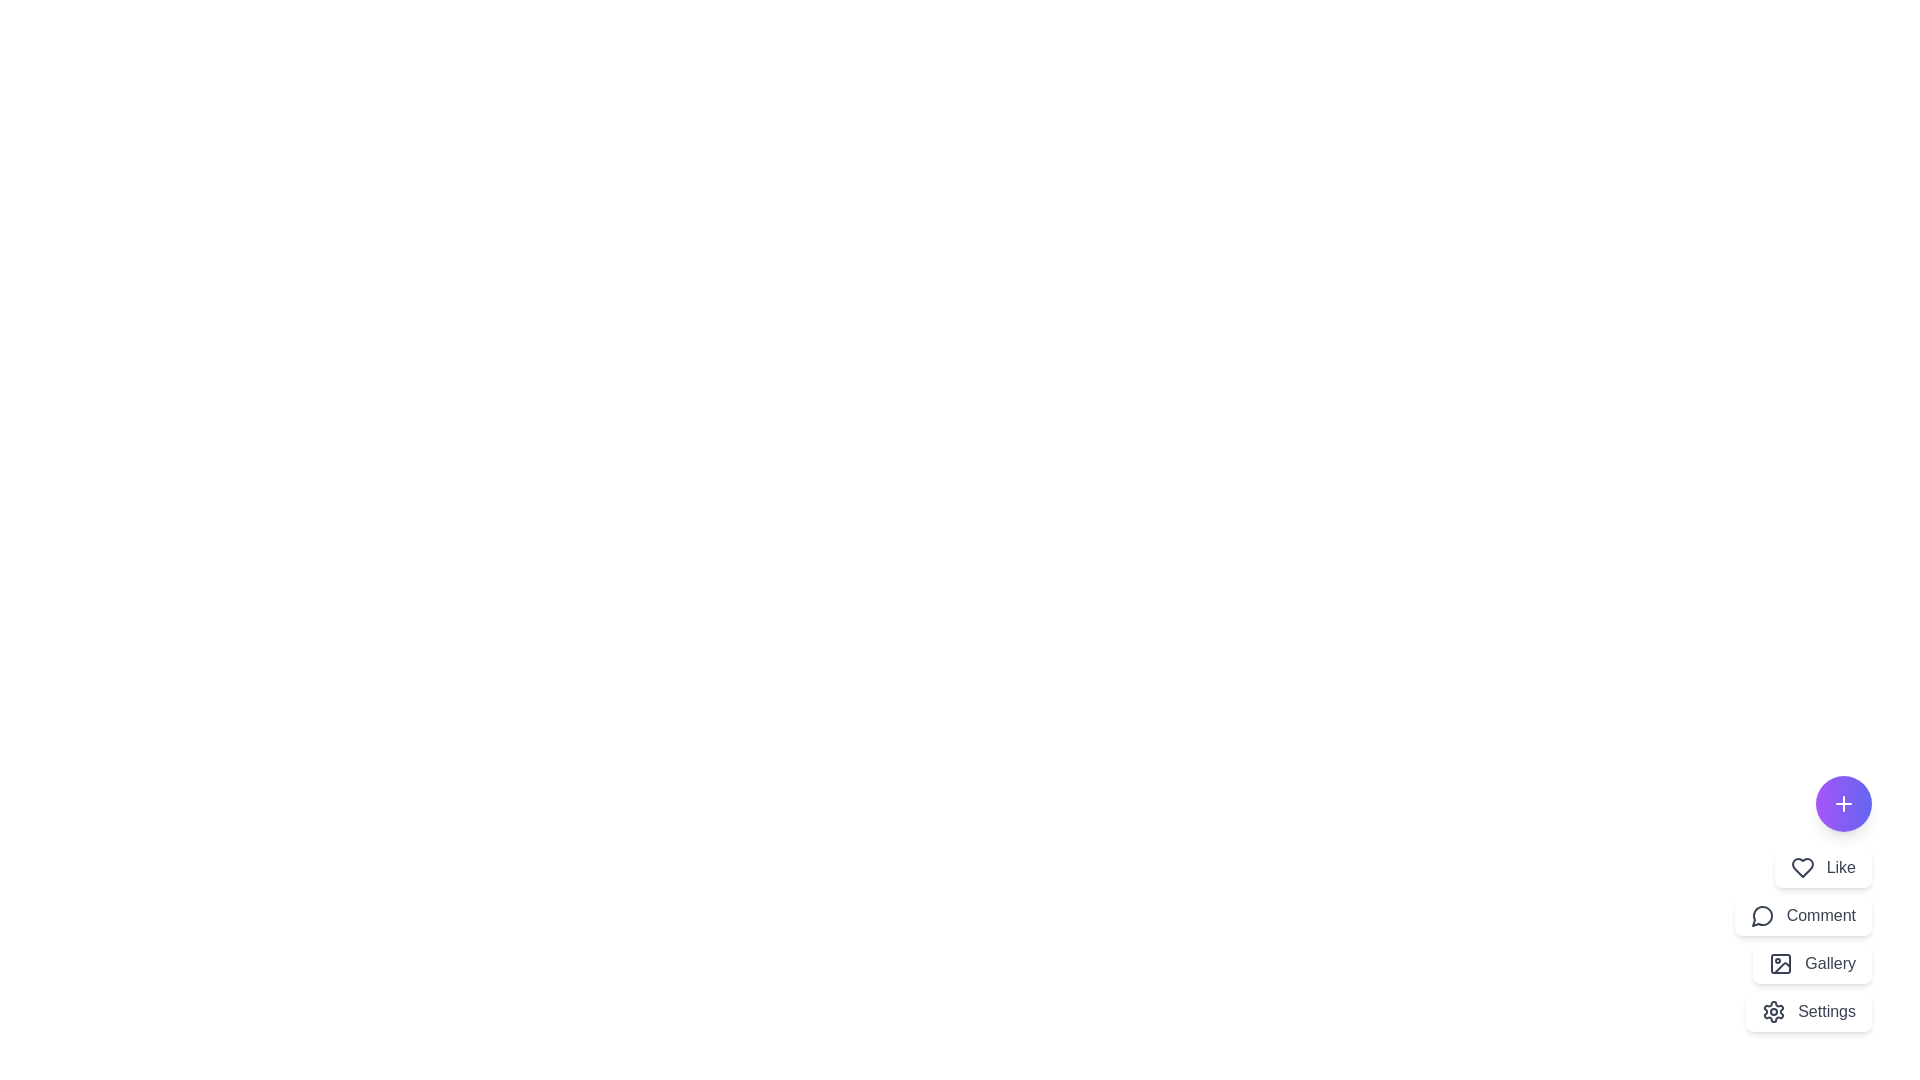 This screenshot has height=1080, width=1920. Describe the element at coordinates (1842, 802) in the screenshot. I see `the floating action button to toggle the main menu` at that location.